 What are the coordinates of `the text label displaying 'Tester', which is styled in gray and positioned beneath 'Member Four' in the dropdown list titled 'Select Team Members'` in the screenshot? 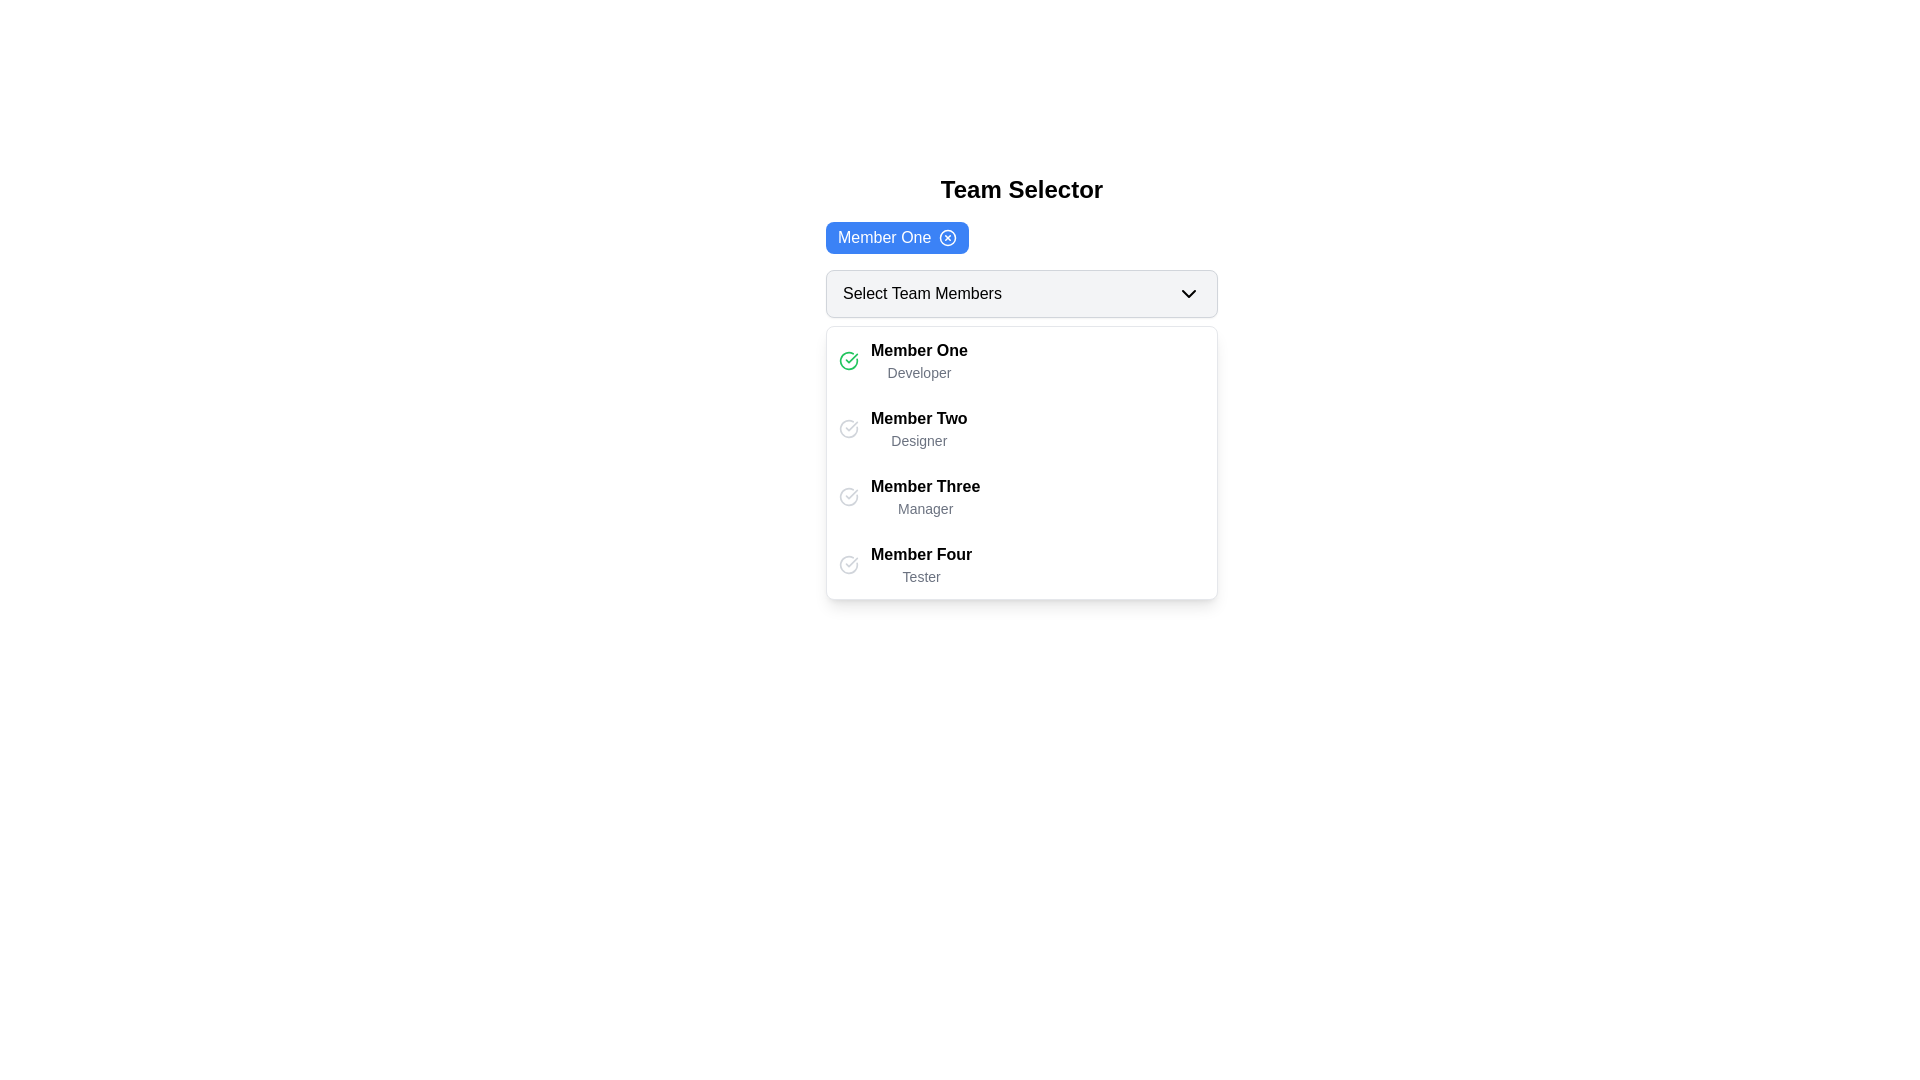 It's located at (920, 577).